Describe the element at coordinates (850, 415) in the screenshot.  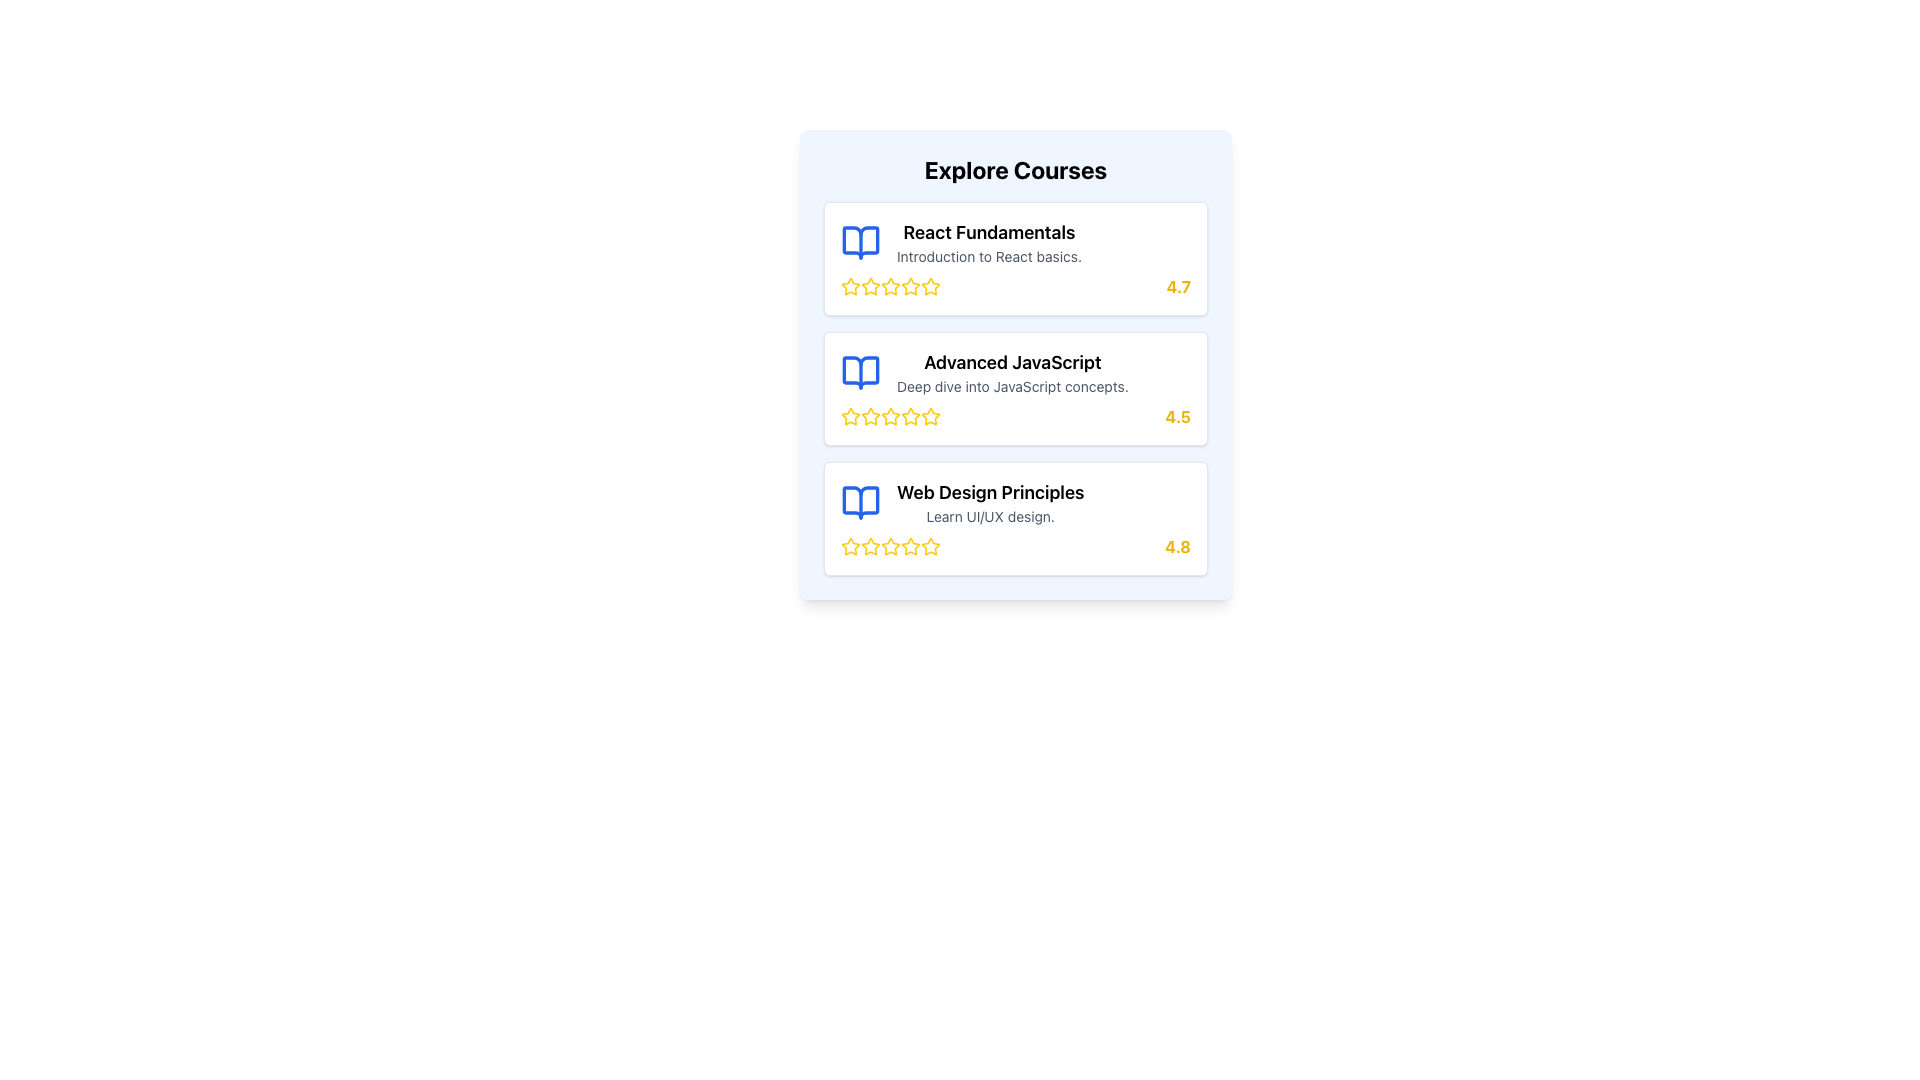
I see `the second star in the 5-star rating system located under the 'Advanced JavaScript' course card in the 'Explore Courses' list` at that location.